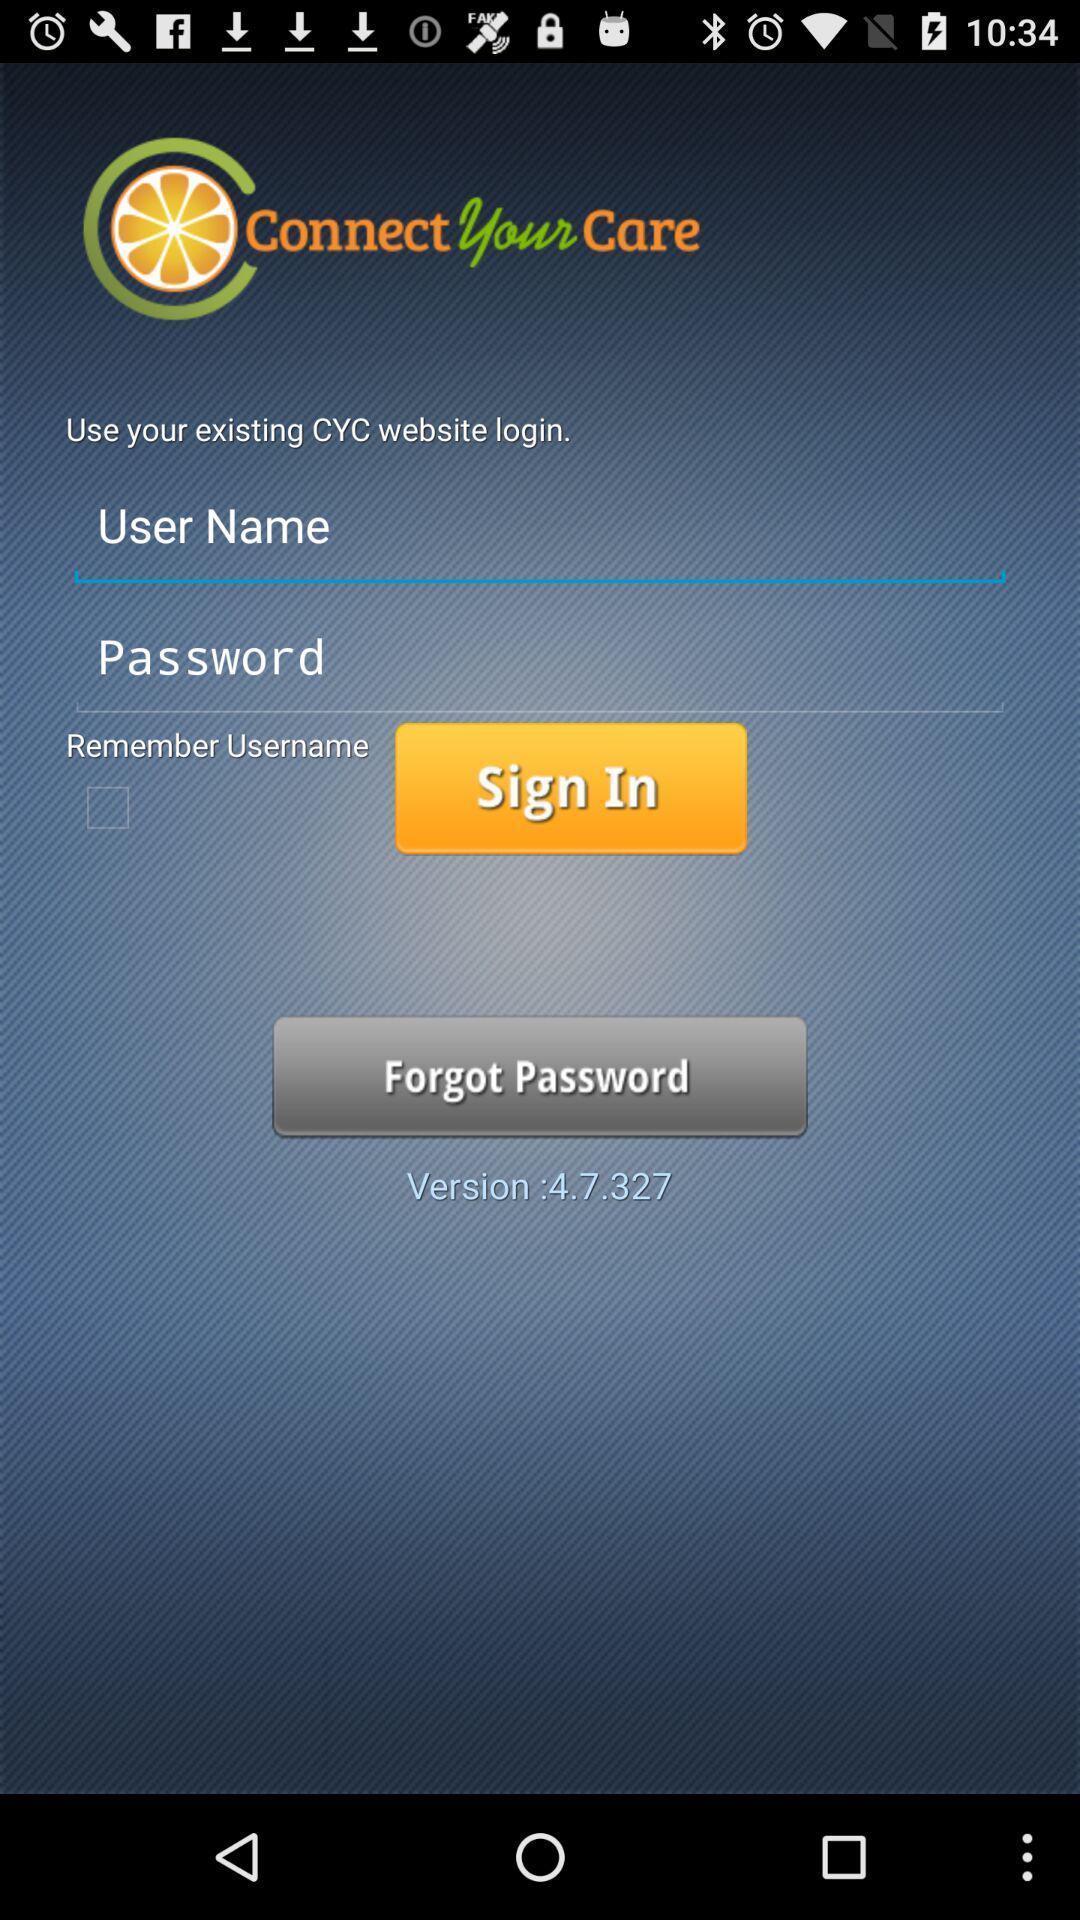 The width and height of the screenshot is (1080, 1920). Describe the element at coordinates (540, 657) in the screenshot. I see `password` at that location.